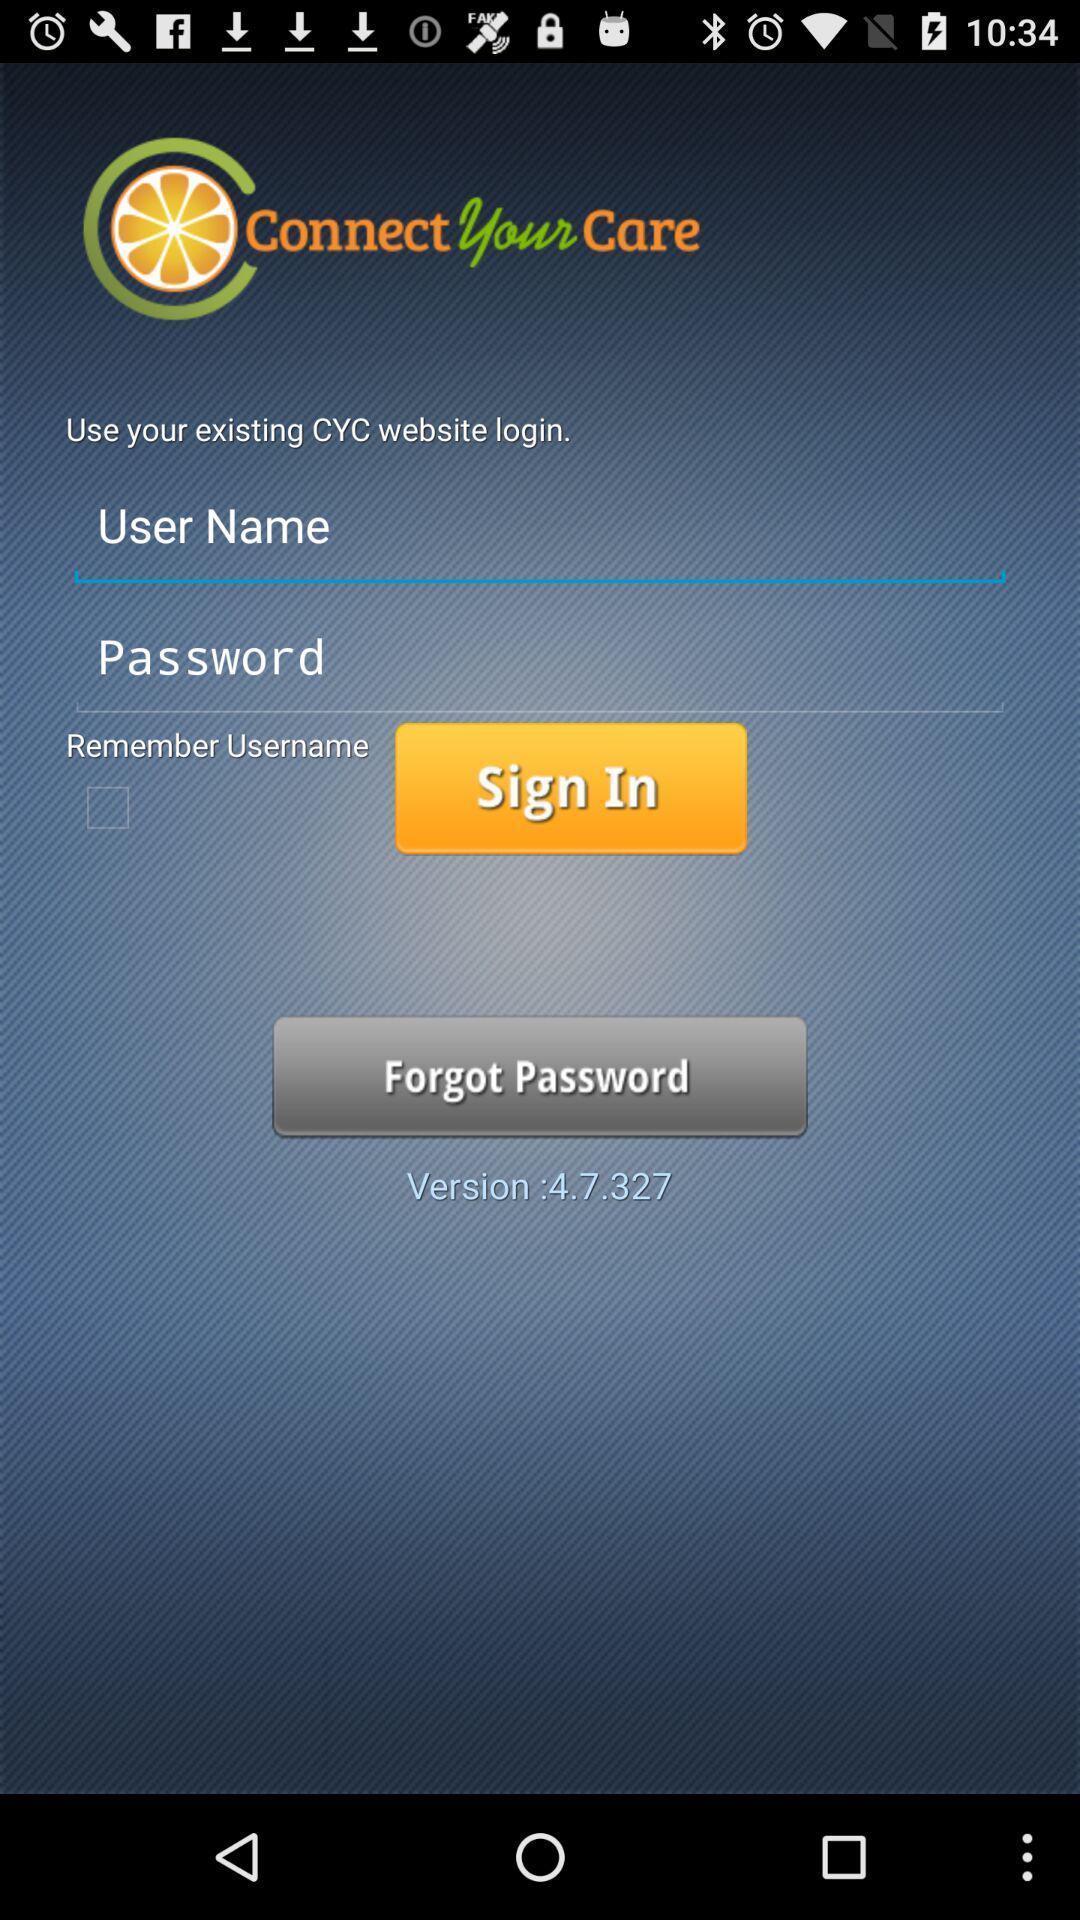 The width and height of the screenshot is (1080, 1920). Describe the element at coordinates (540, 657) in the screenshot. I see `password` at that location.